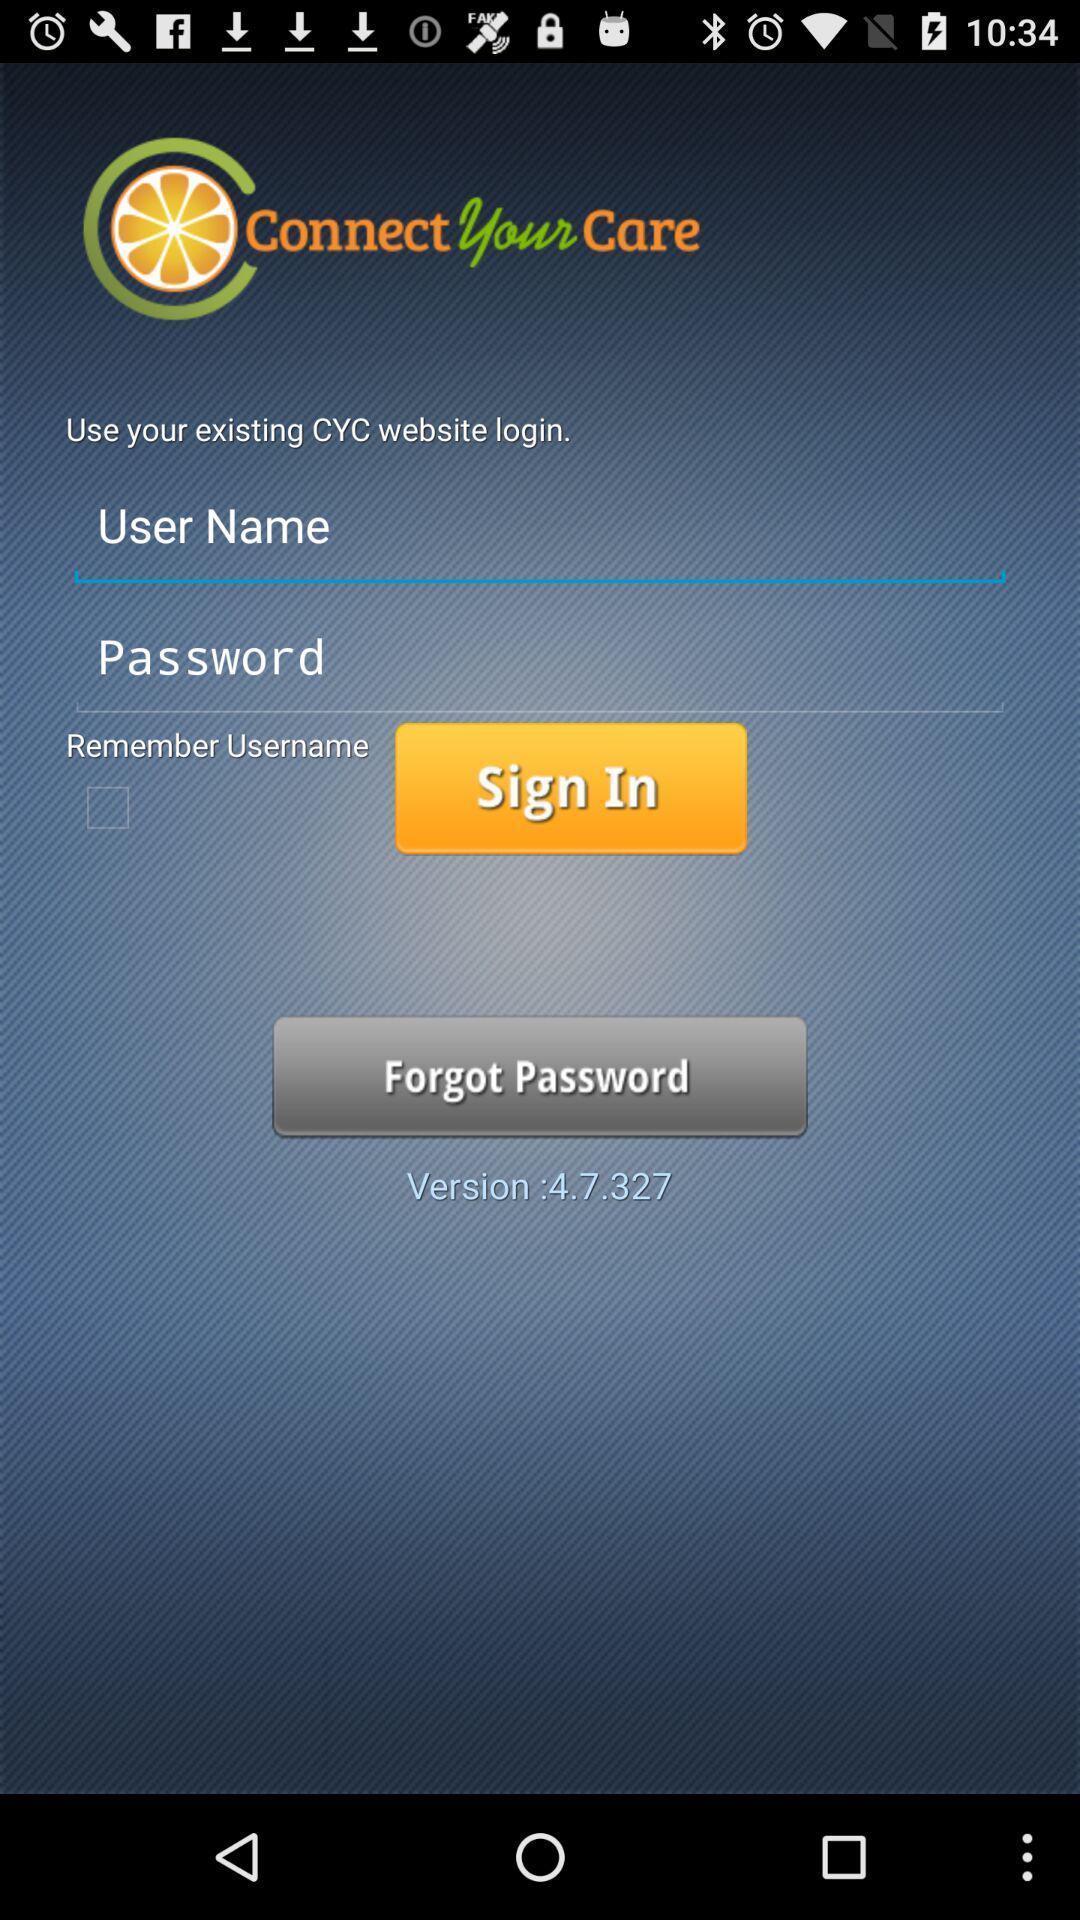 The width and height of the screenshot is (1080, 1920). Describe the element at coordinates (540, 657) in the screenshot. I see `password` at that location.